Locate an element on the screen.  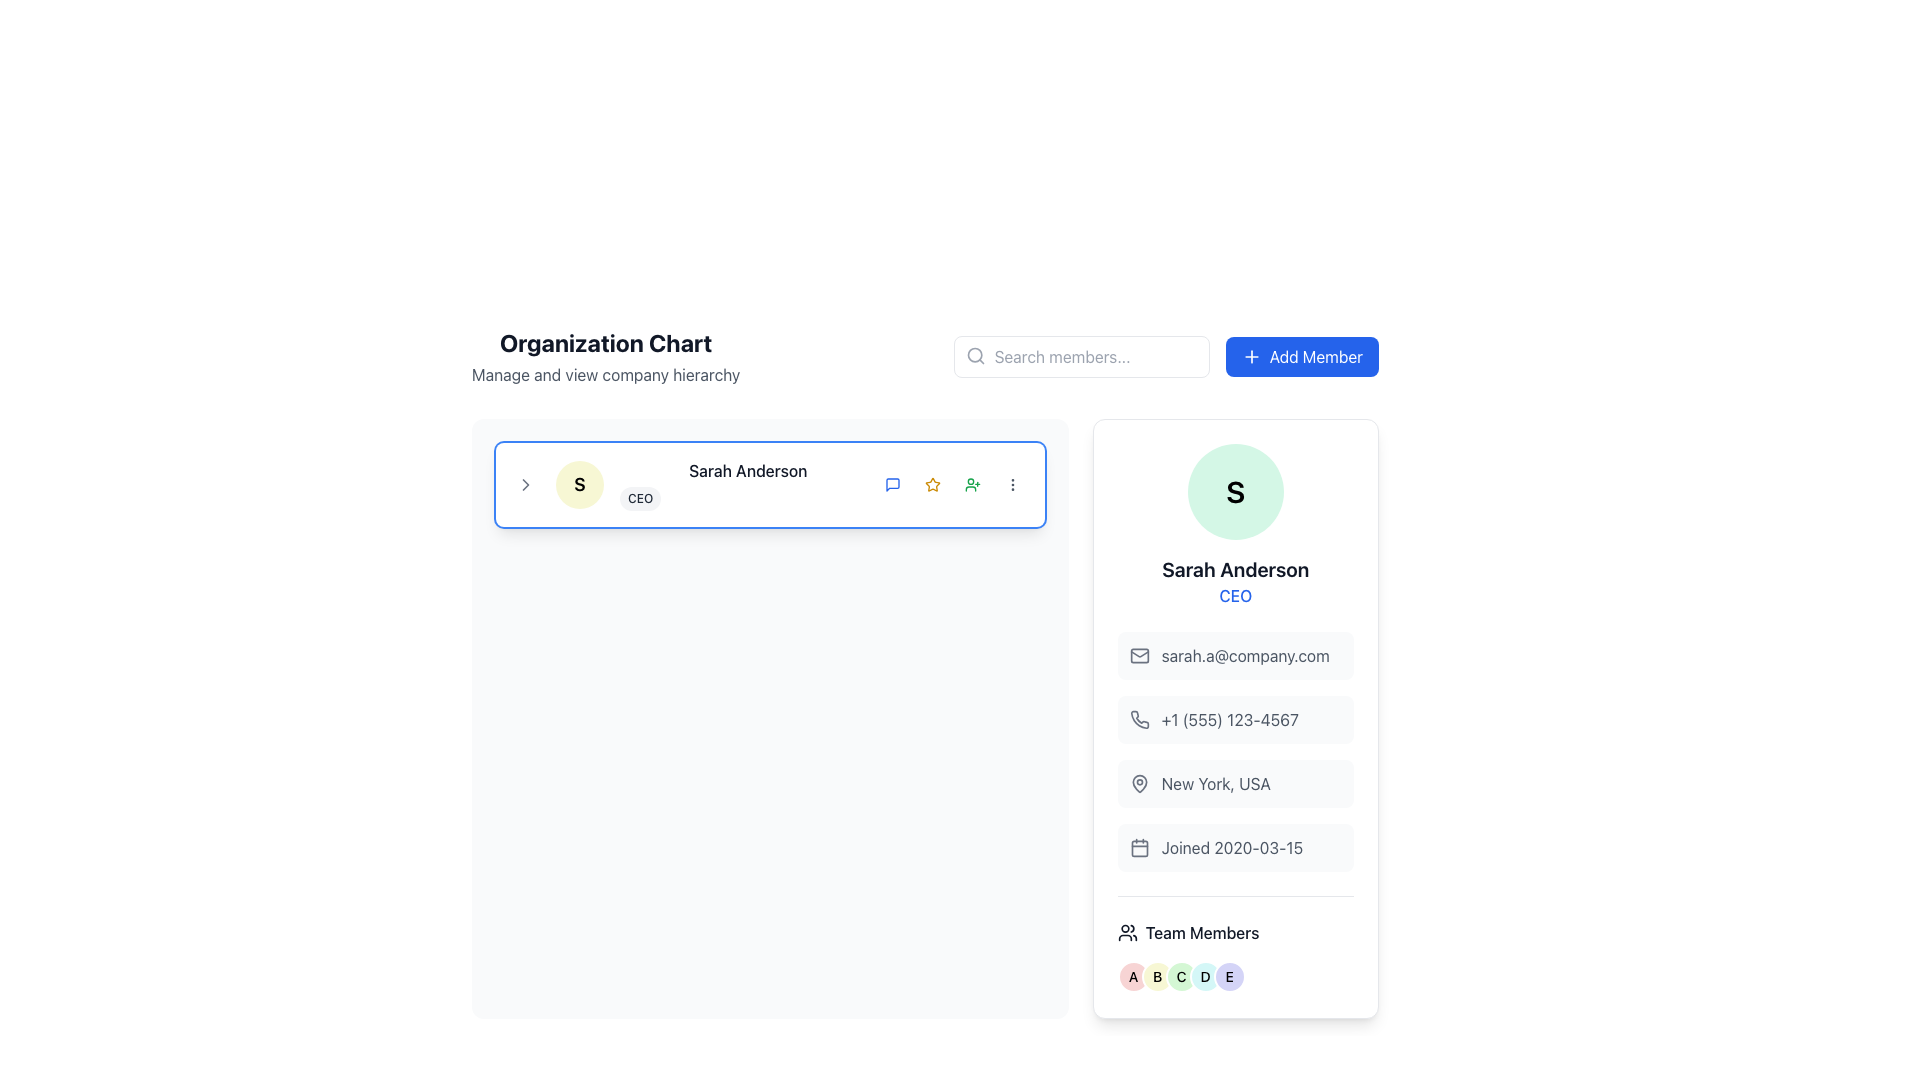
the small phone icon, which is a monochromatic gray curved handset located on the right panel of the user information section, preceding the phone number text is located at coordinates (1139, 718).